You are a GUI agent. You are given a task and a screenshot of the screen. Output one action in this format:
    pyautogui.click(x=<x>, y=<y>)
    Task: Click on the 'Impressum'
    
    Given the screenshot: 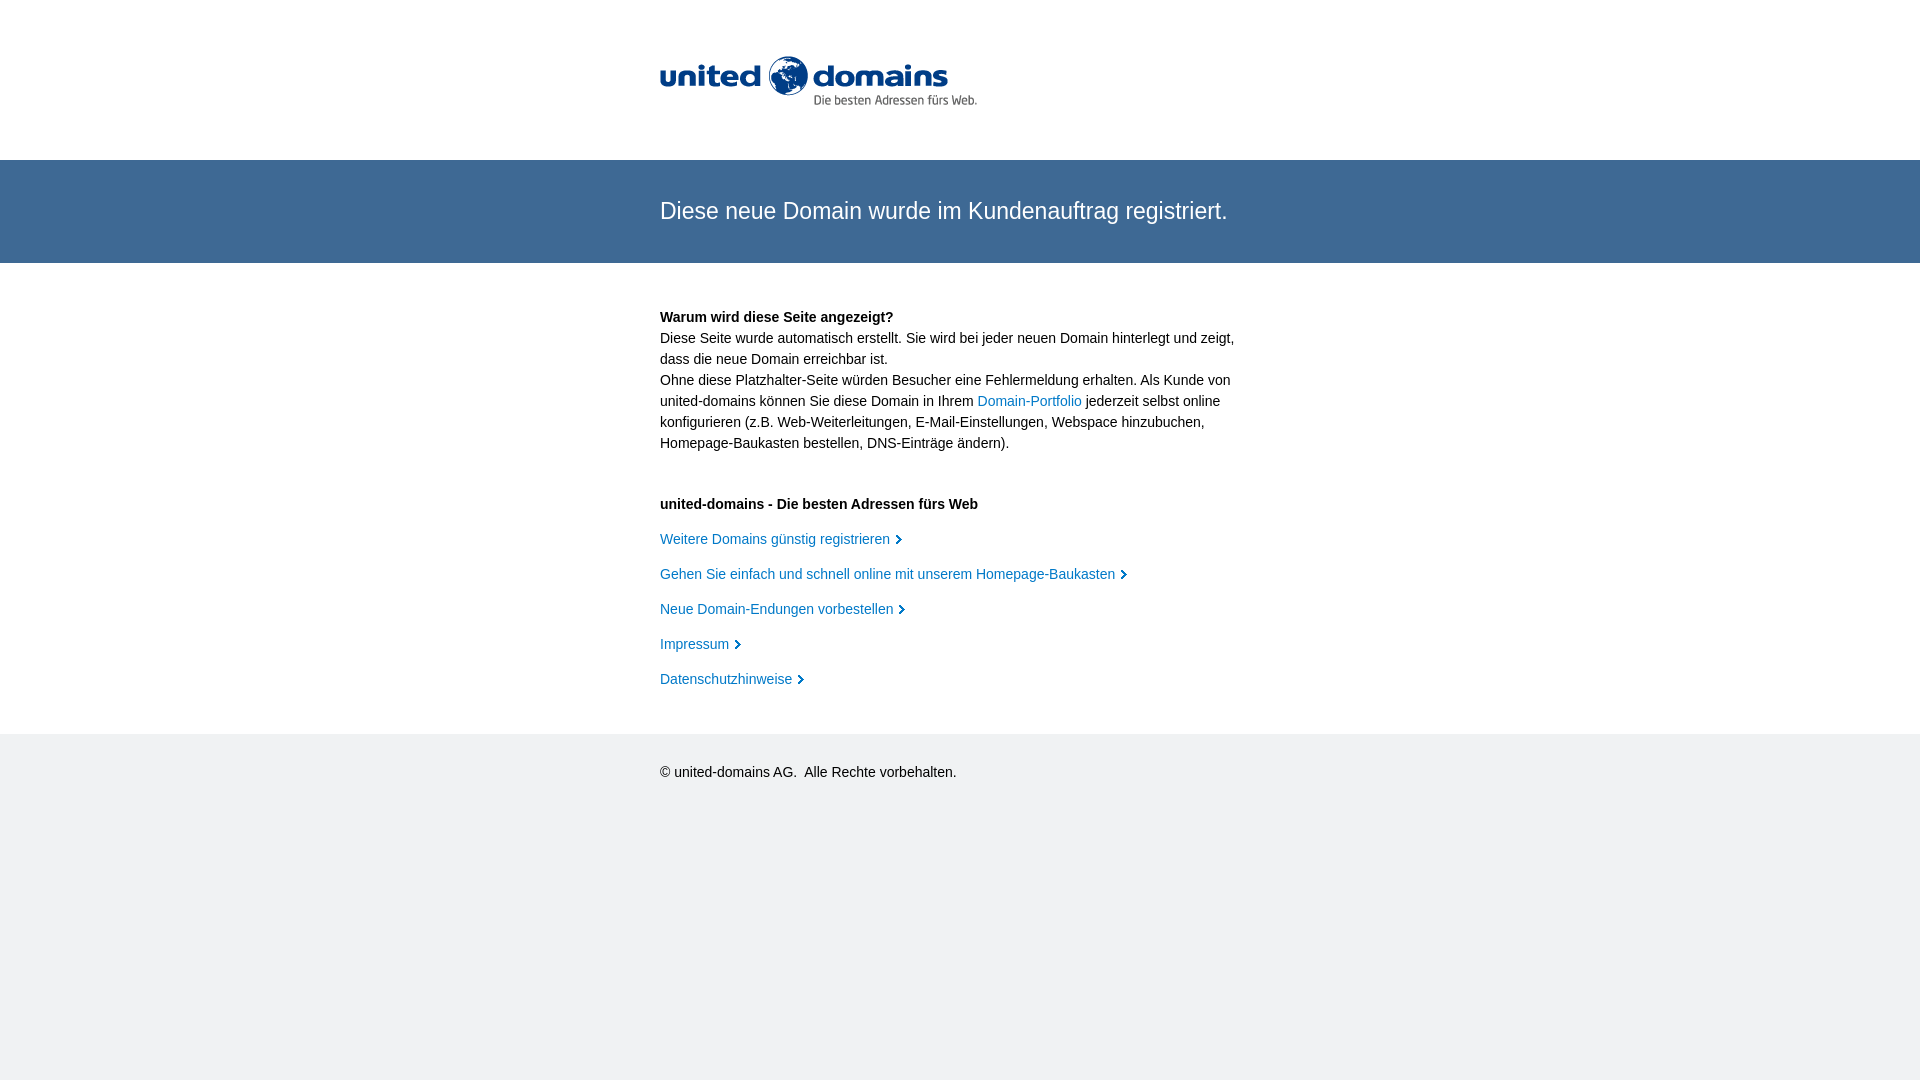 What is the action you would take?
    pyautogui.click(x=700, y=644)
    